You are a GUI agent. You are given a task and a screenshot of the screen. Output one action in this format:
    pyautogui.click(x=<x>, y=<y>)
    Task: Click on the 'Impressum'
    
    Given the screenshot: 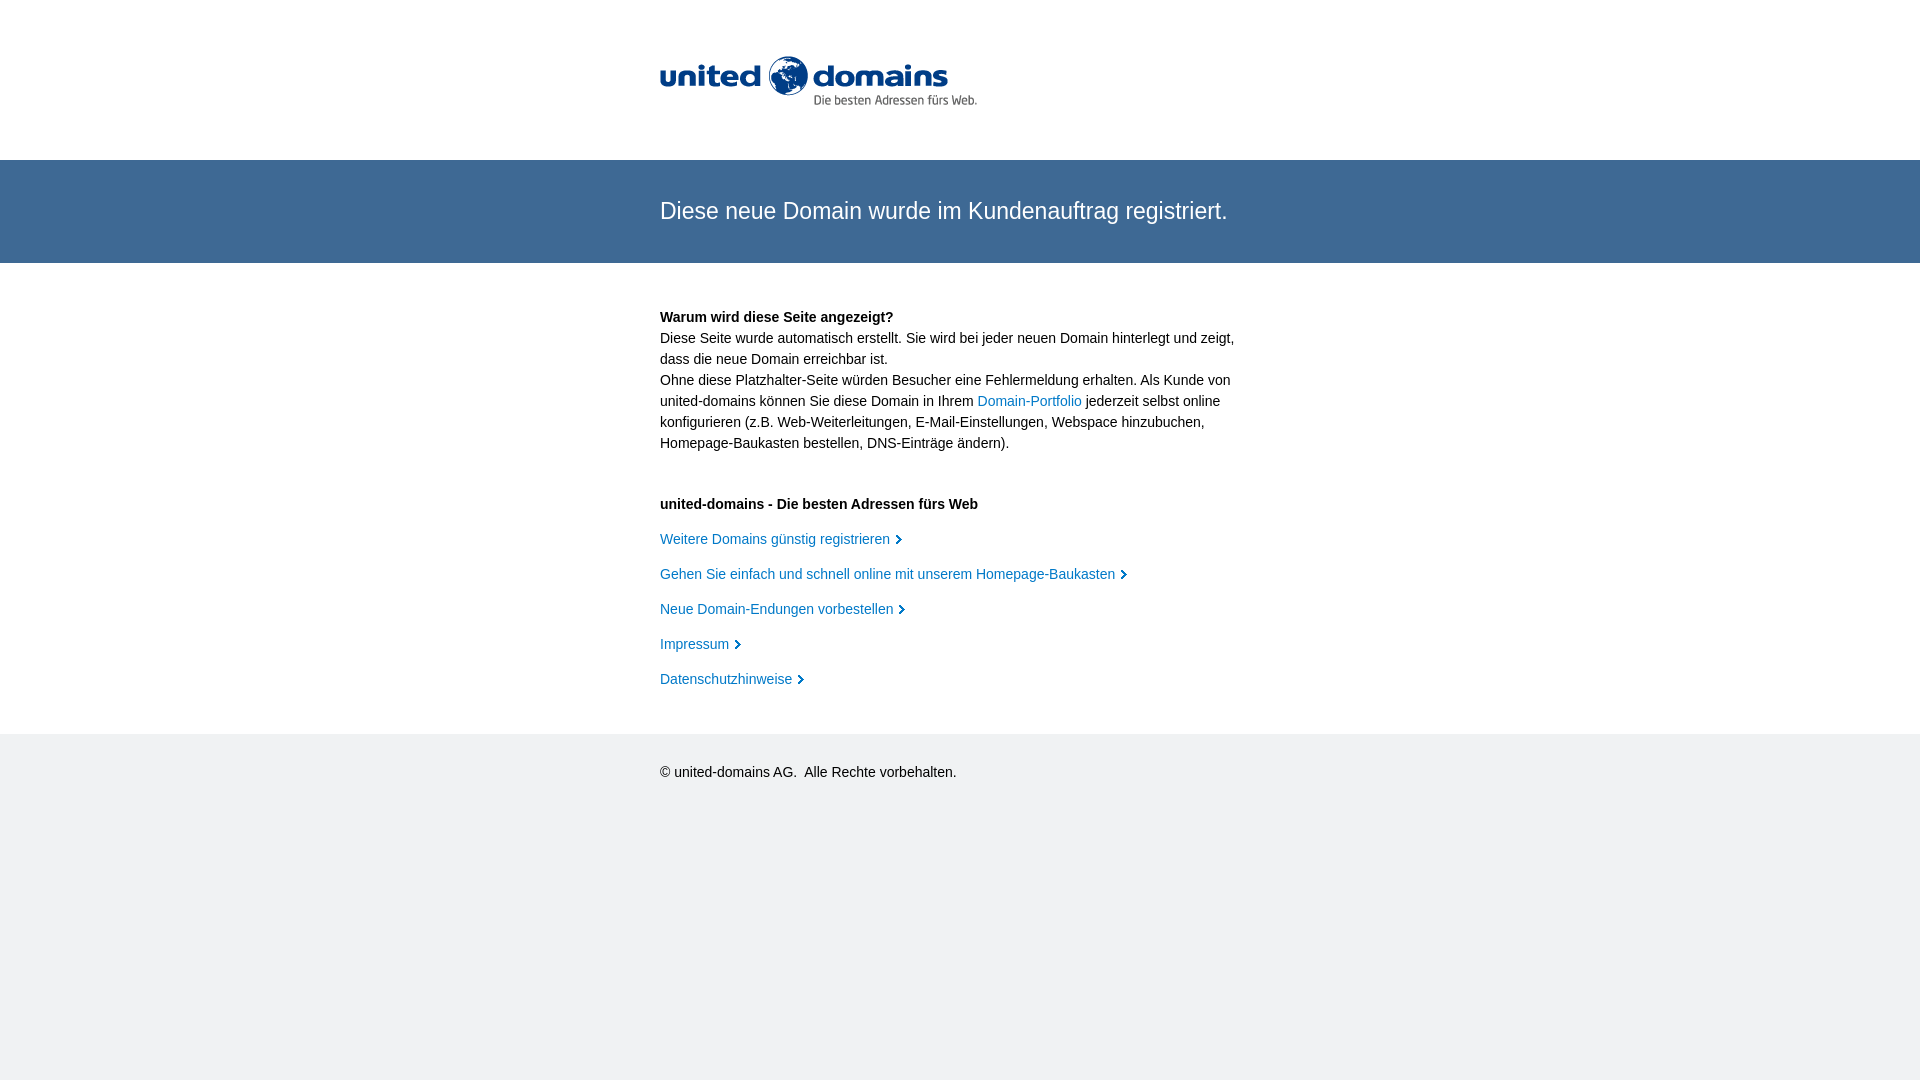 What is the action you would take?
    pyautogui.click(x=700, y=644)
    